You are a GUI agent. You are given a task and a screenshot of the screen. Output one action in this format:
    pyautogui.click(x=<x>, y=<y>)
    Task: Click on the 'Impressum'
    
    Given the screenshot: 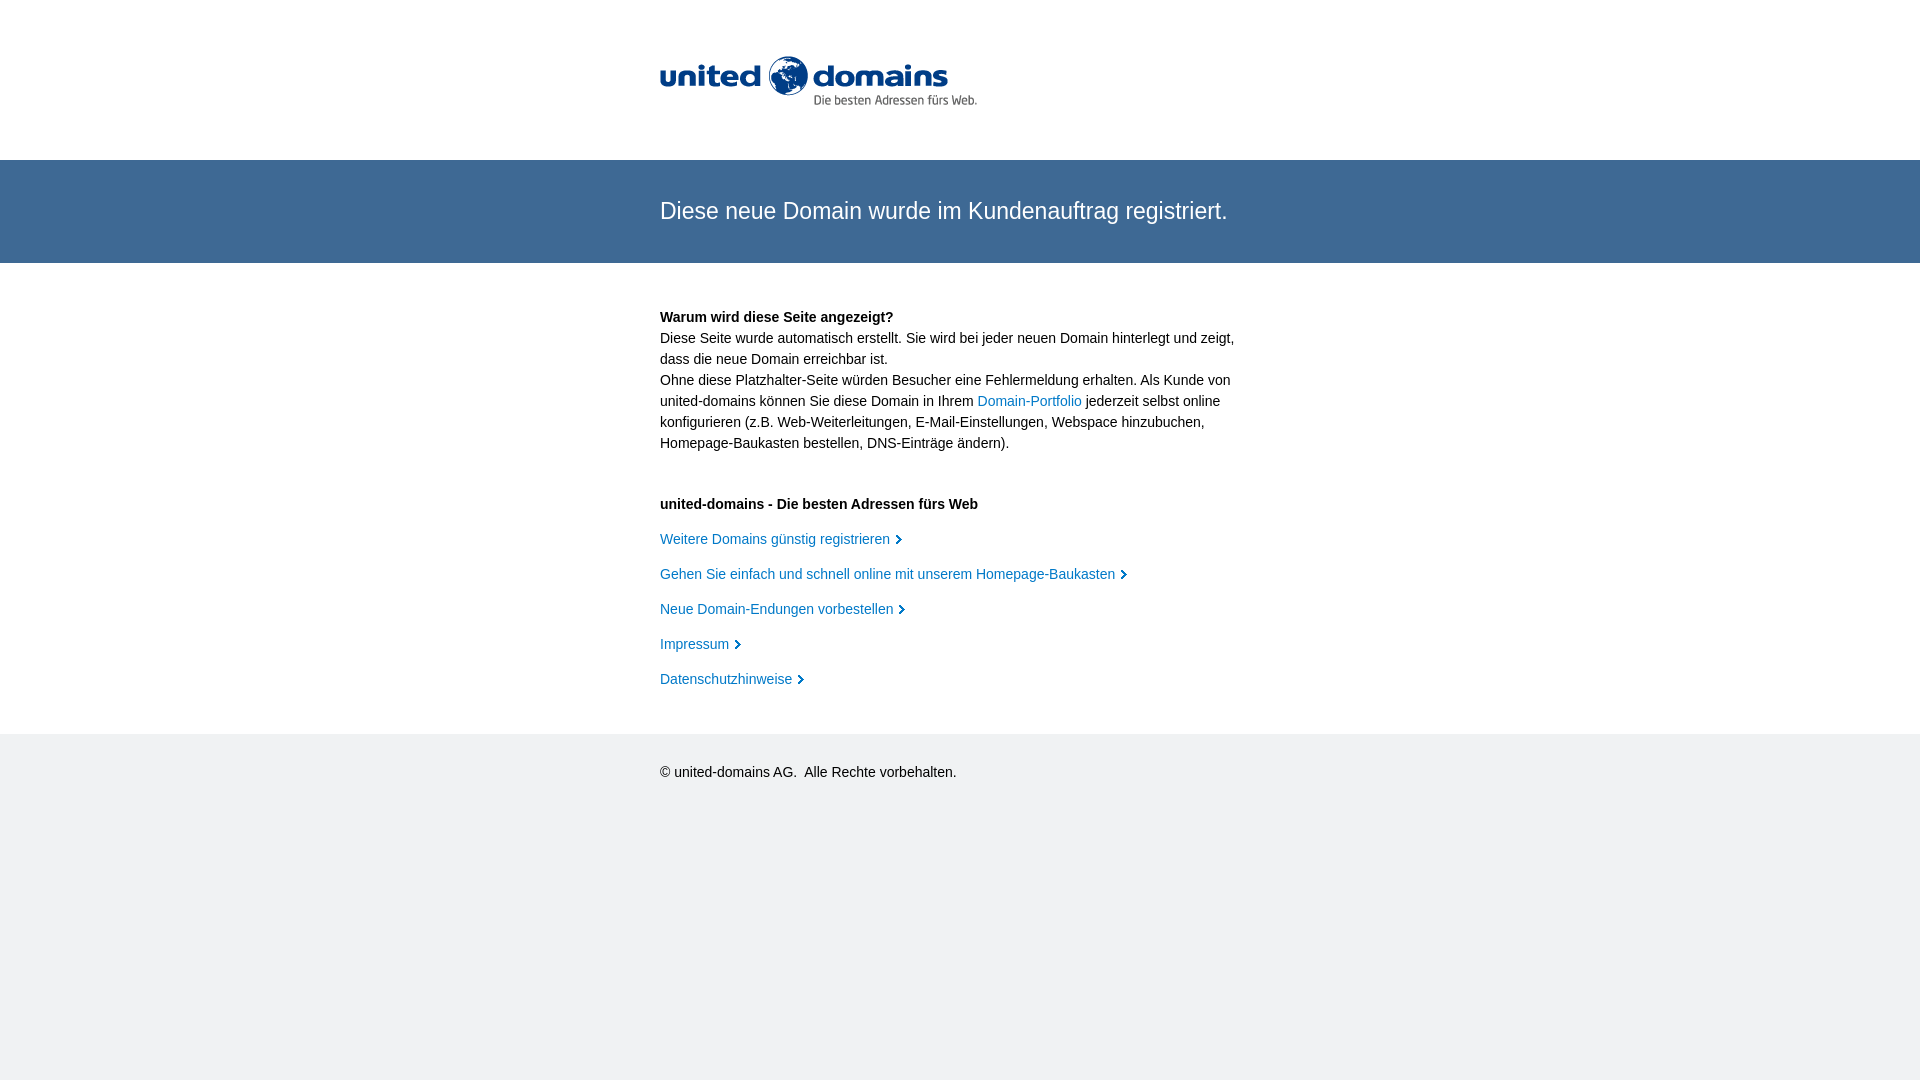 What is the action you would take?
    pyautogui.click(x=700, y=644)
    